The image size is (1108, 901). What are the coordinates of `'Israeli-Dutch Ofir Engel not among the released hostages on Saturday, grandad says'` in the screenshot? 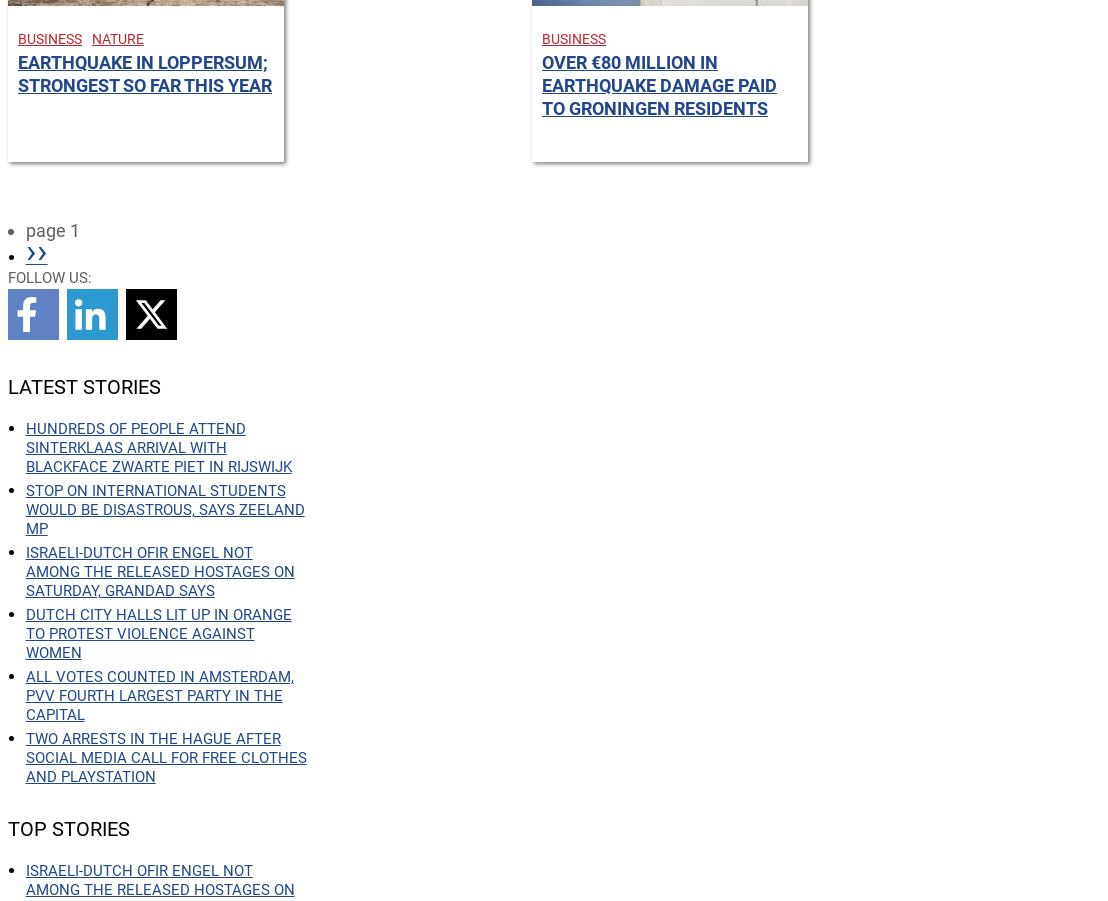 It's located at (25, 571).